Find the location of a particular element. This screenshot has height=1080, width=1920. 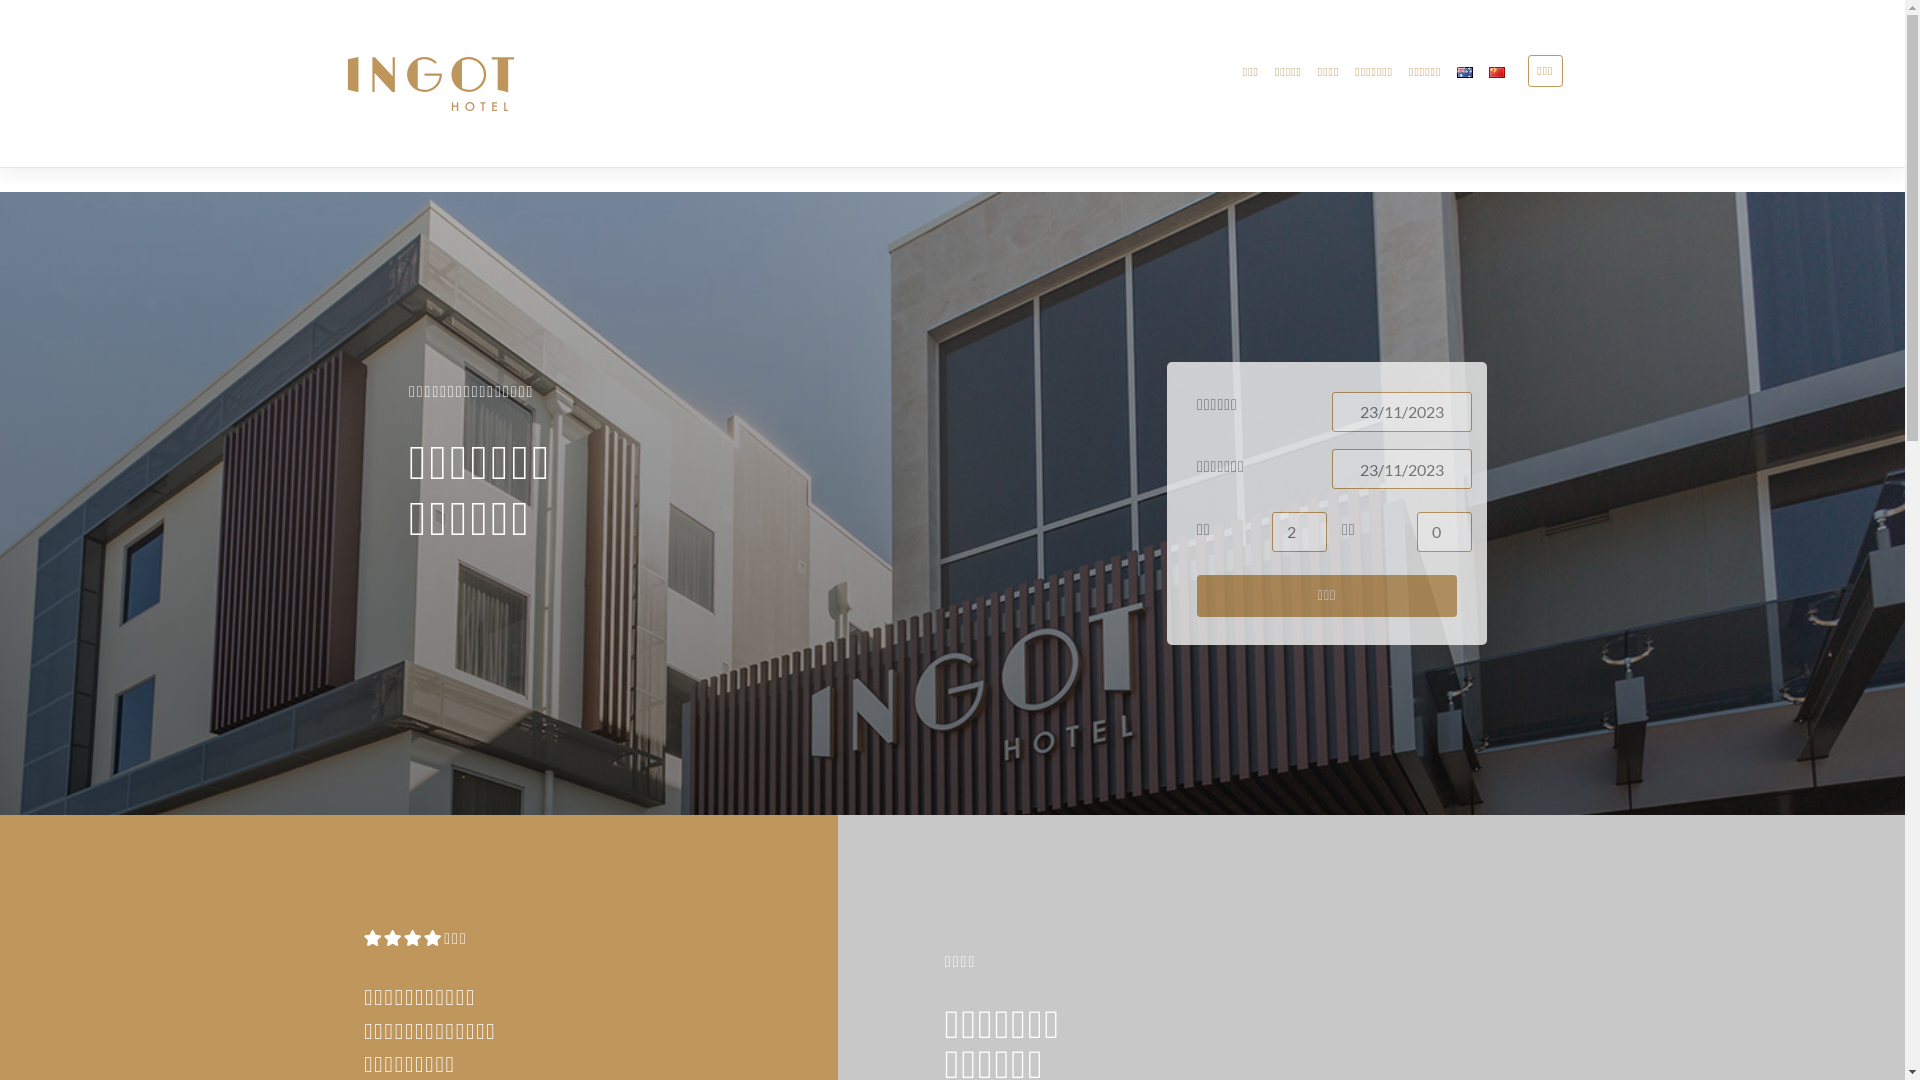

'English' is located at coordinates (1457, 71).